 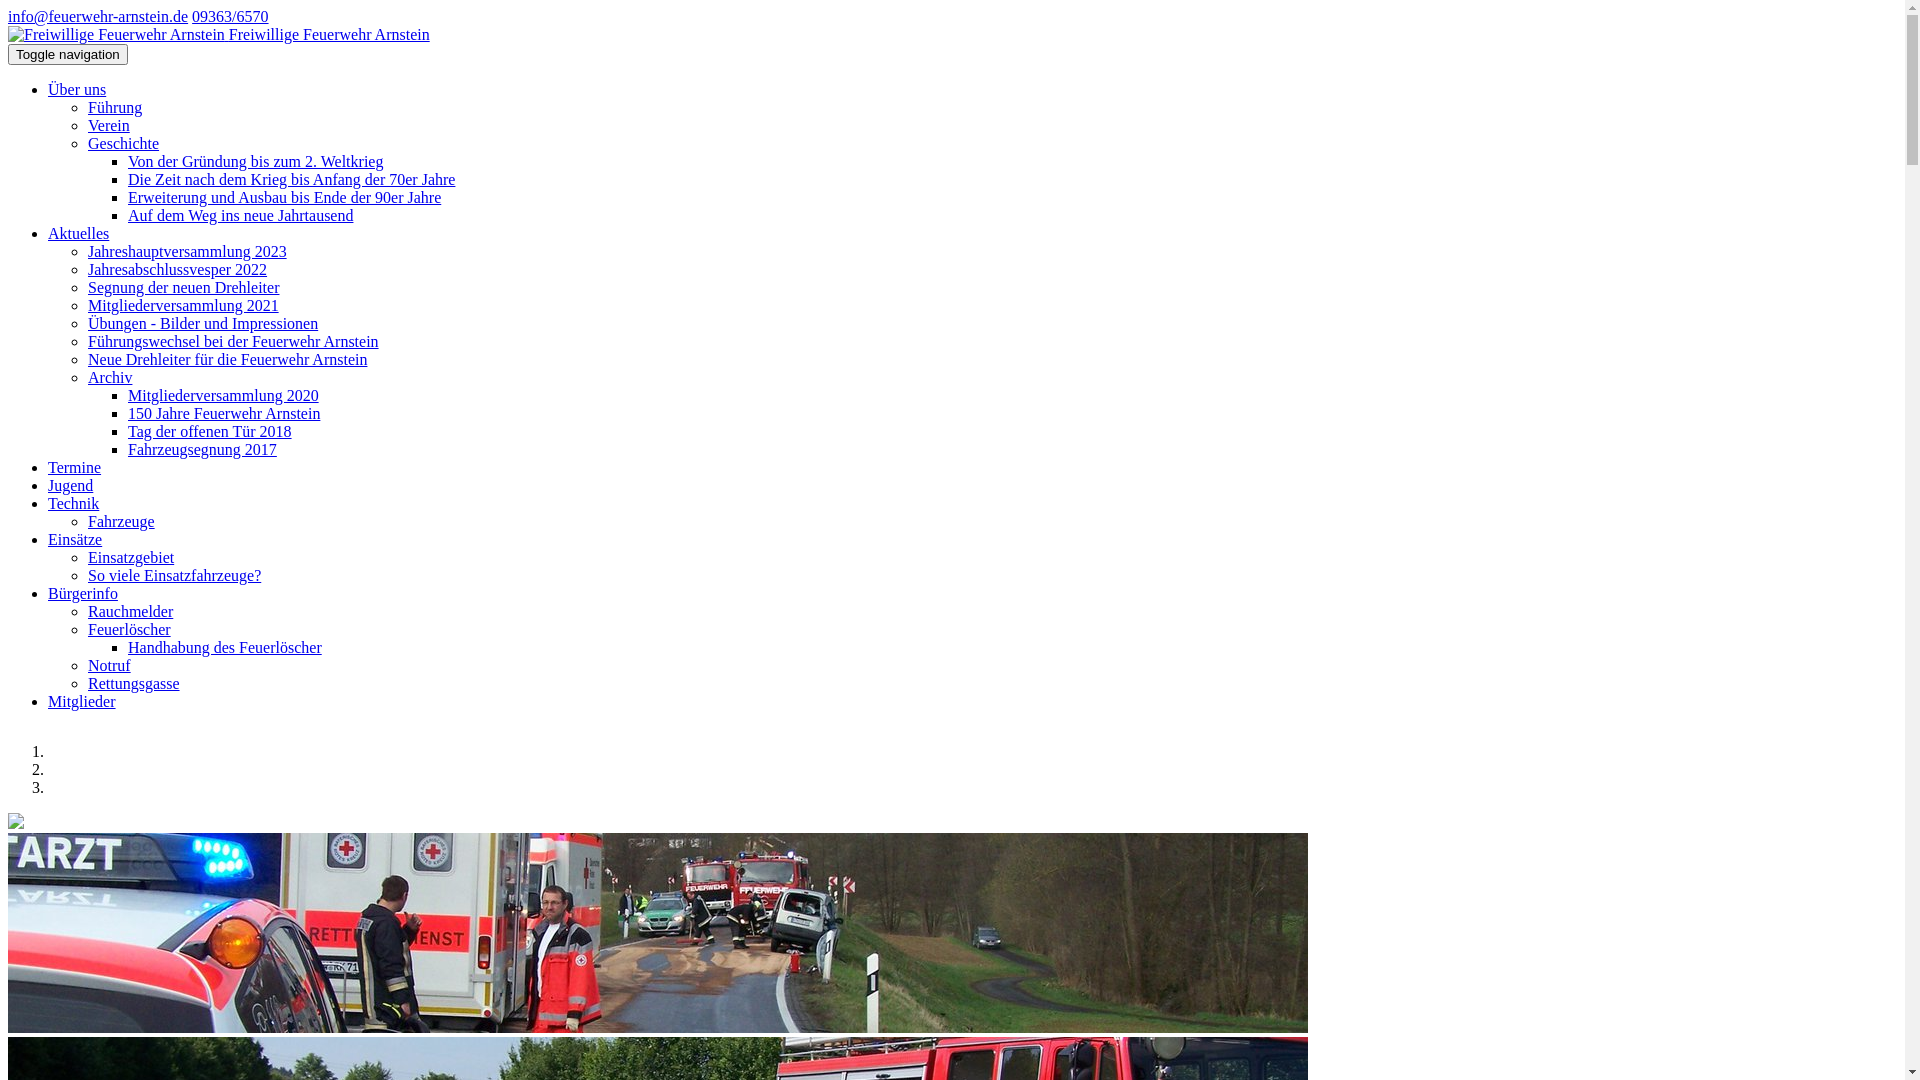 What do you see at coordinates (183, 305) in the screenshot?
I see `'Mitgliederversammlung 2021'` at bounding box center [183, 305].